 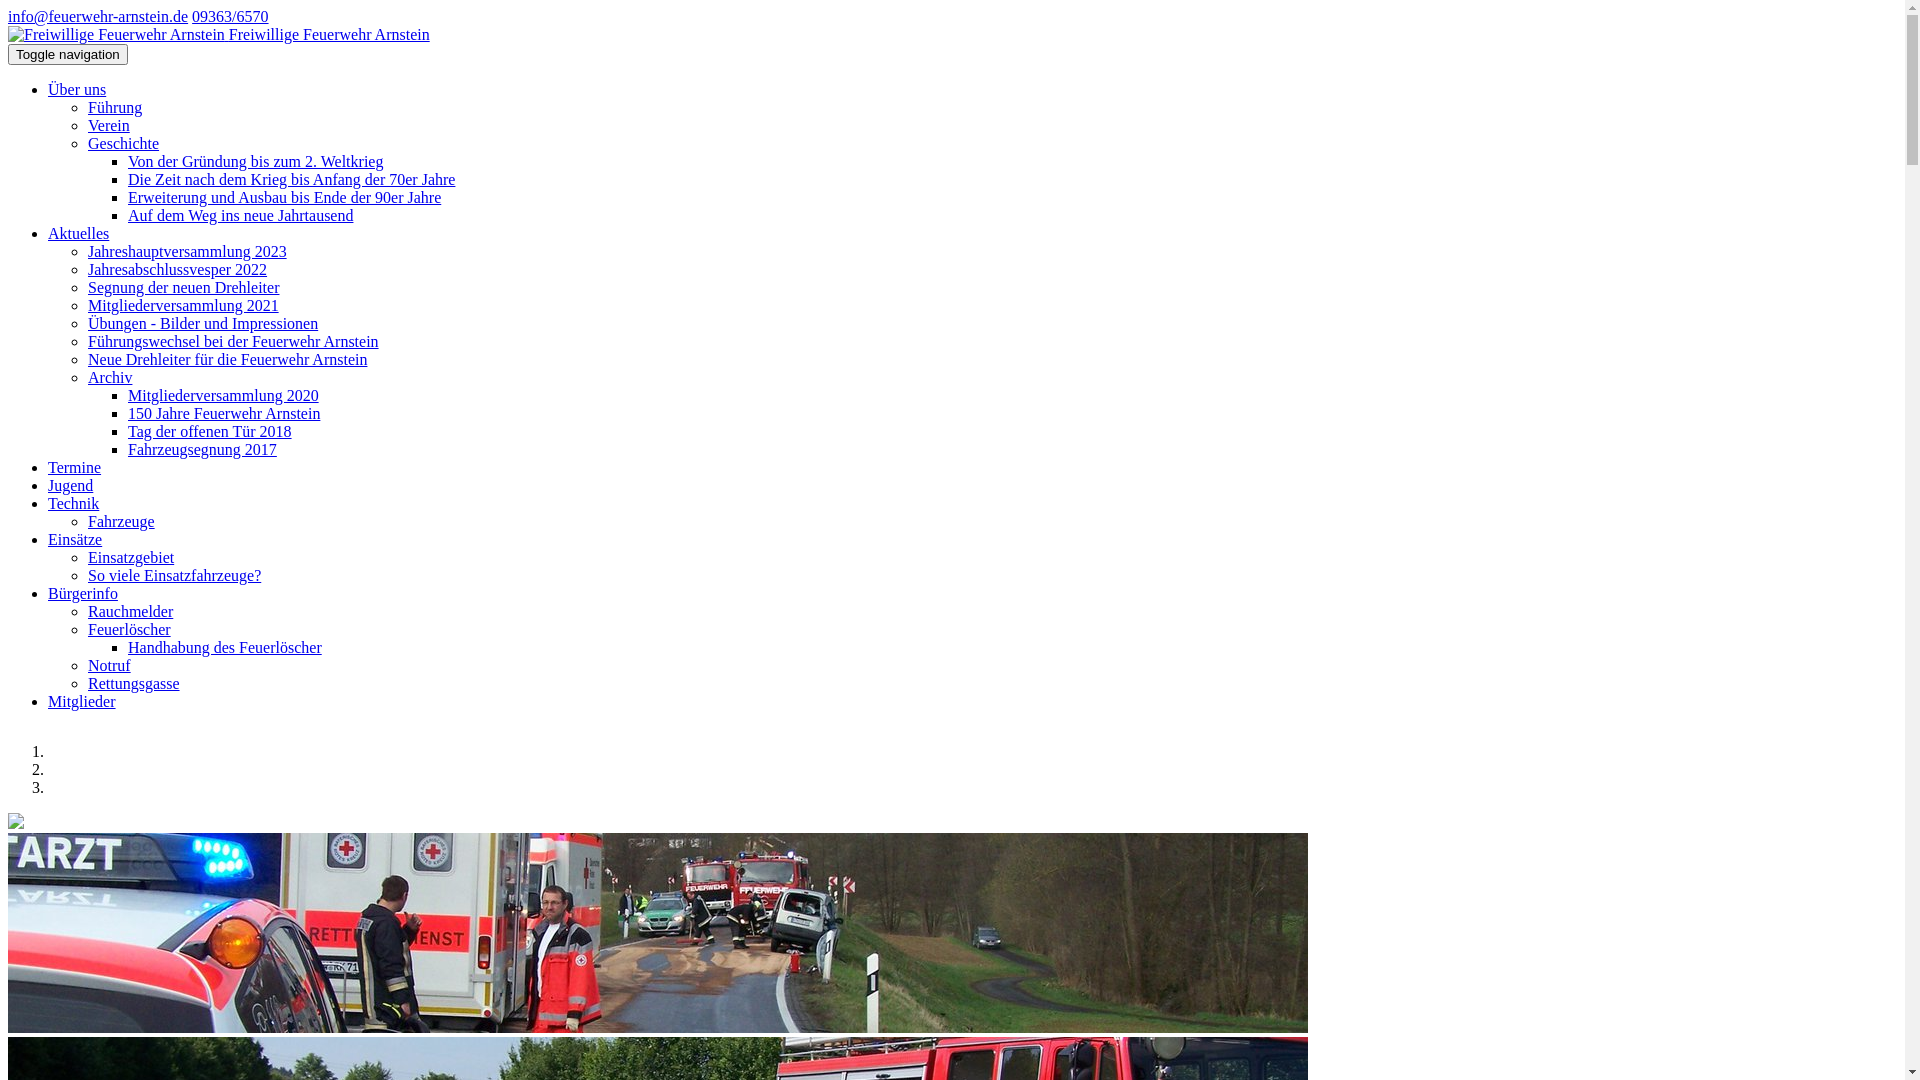 What do you see at coordinates (183, 305) in the screenshot?
I see `'Mitgliederversammlung 2021'` at bounding box center [183, 305].